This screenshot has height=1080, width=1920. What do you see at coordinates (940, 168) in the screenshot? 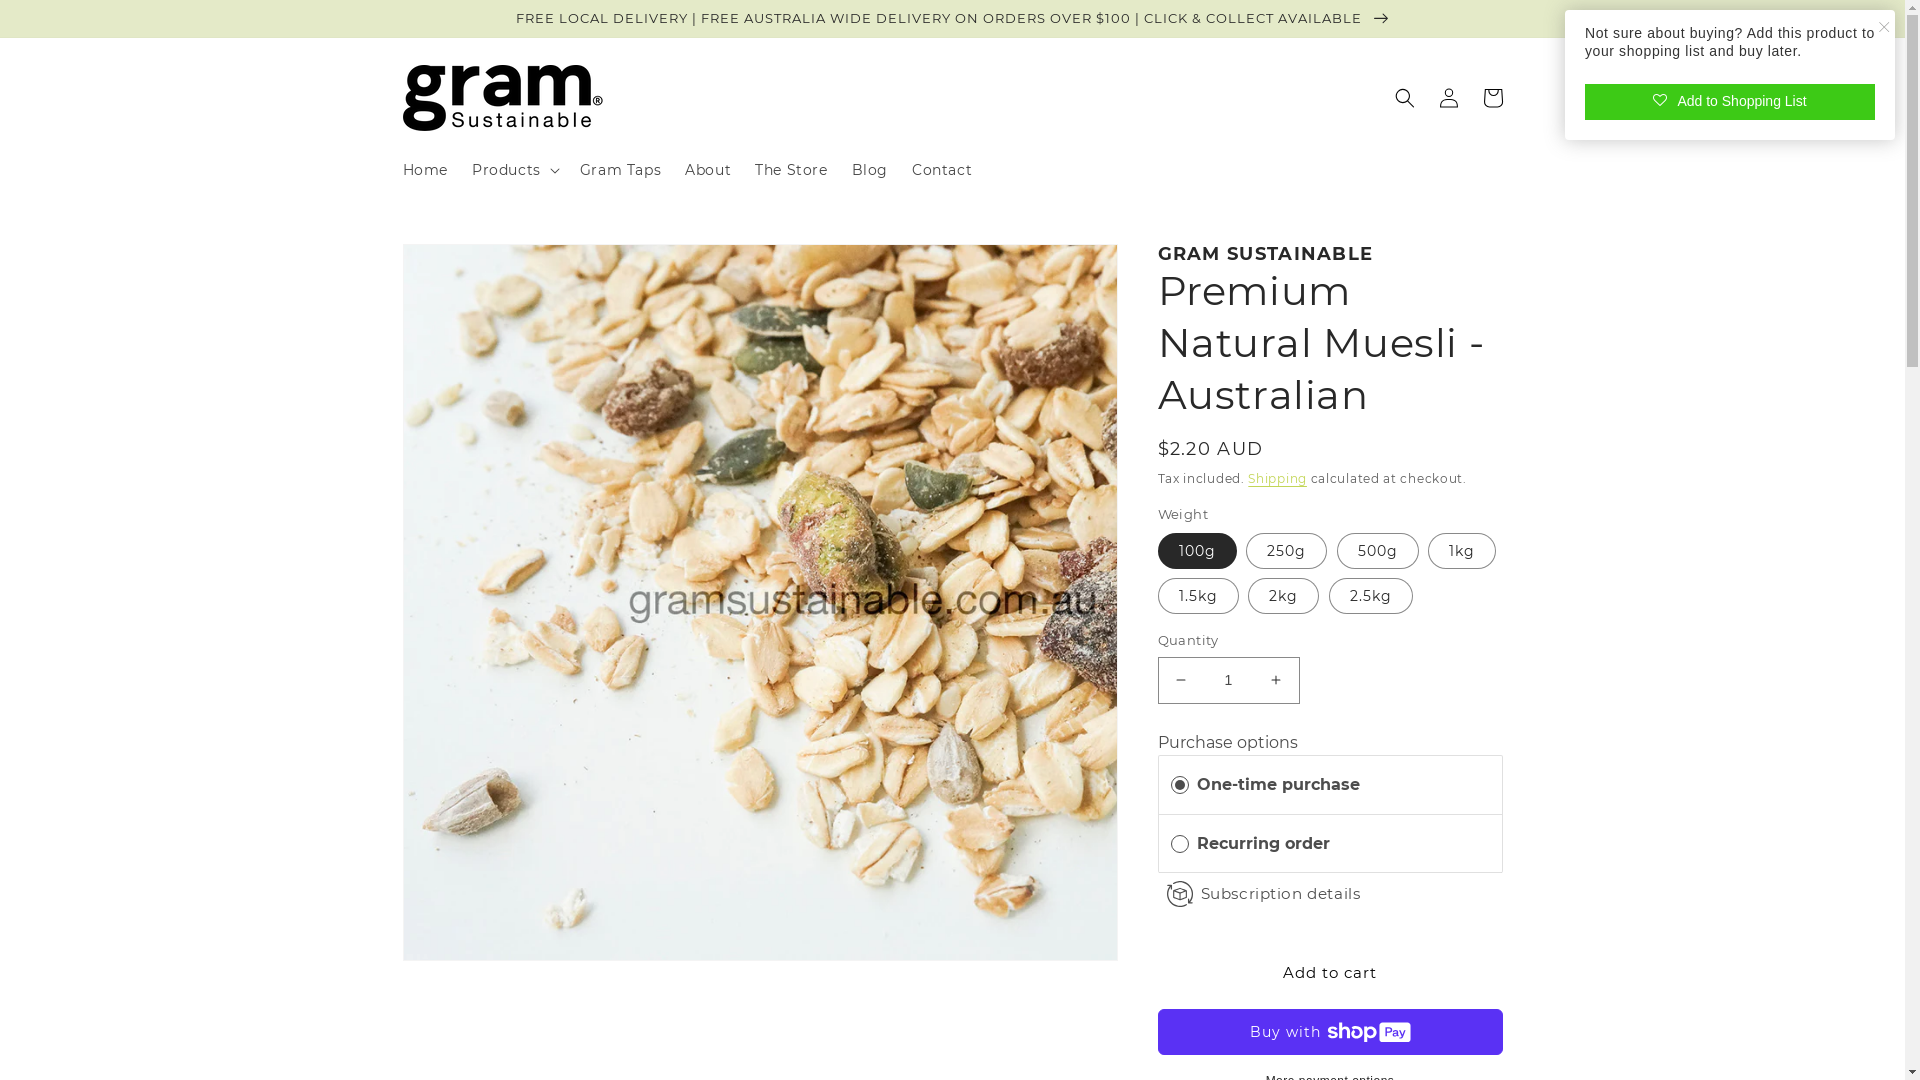
I see `'Contact'` at bounding box center [940, 168].